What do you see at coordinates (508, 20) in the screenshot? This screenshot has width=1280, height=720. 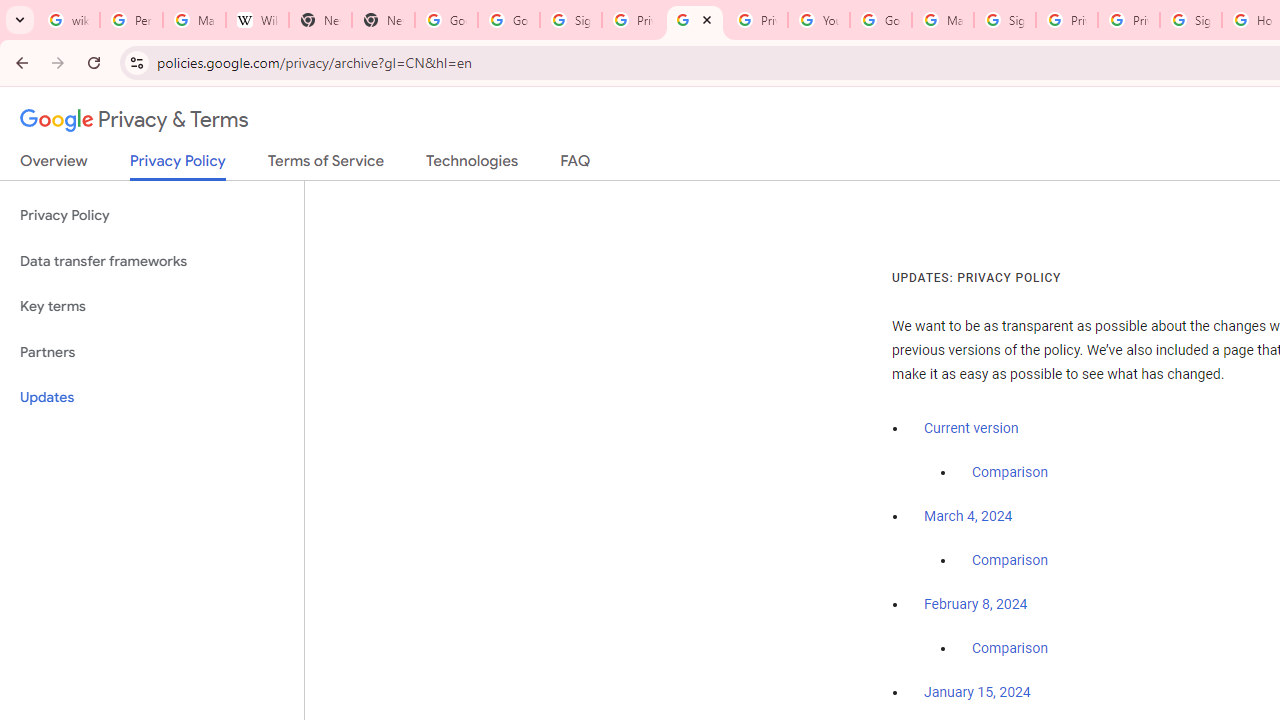 I see `'Google Drive: Sign-in'` at bounding box center [508, 20].